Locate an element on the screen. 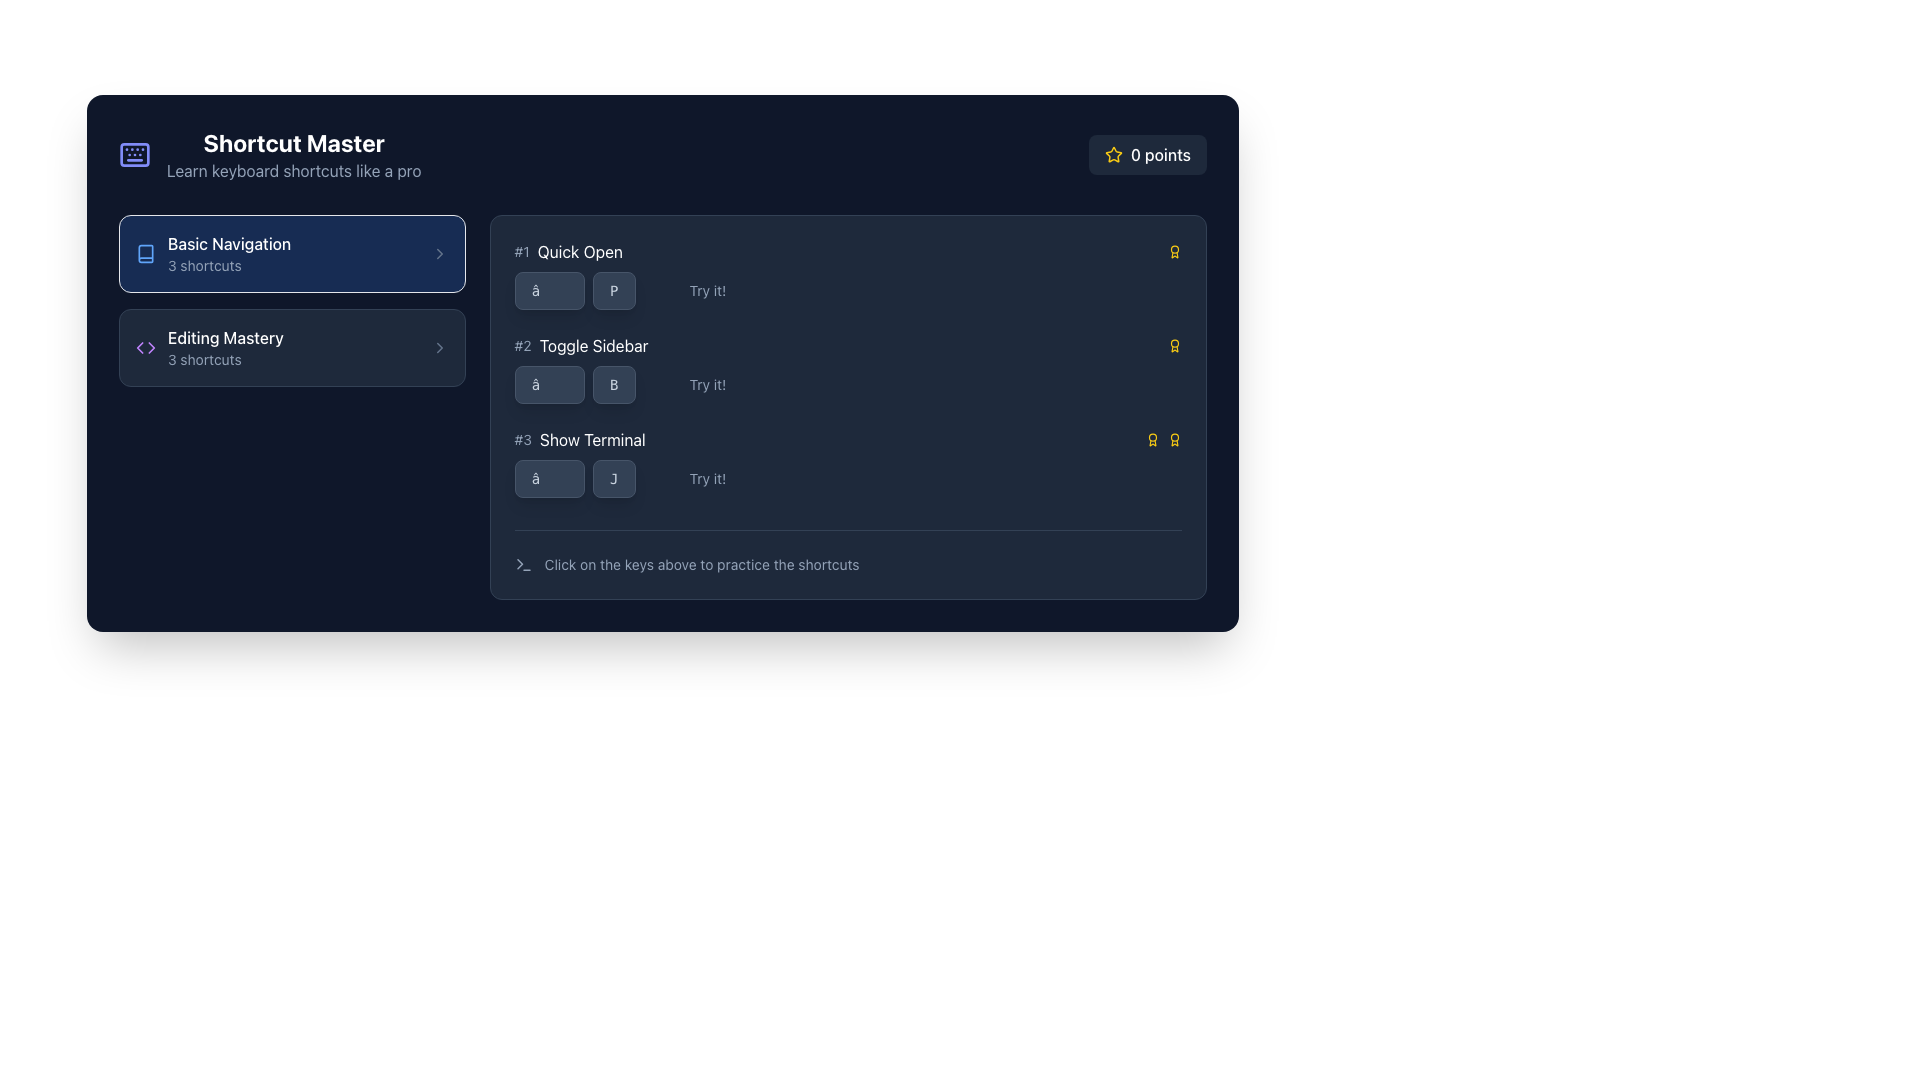 The width and height of the screenshot is (1920, 1080). the small, light gray static text label displaying '#3', which is positioned to the far left of the 'Show Terminal' row in the shortcut list section is located at coordinates (523, 438).